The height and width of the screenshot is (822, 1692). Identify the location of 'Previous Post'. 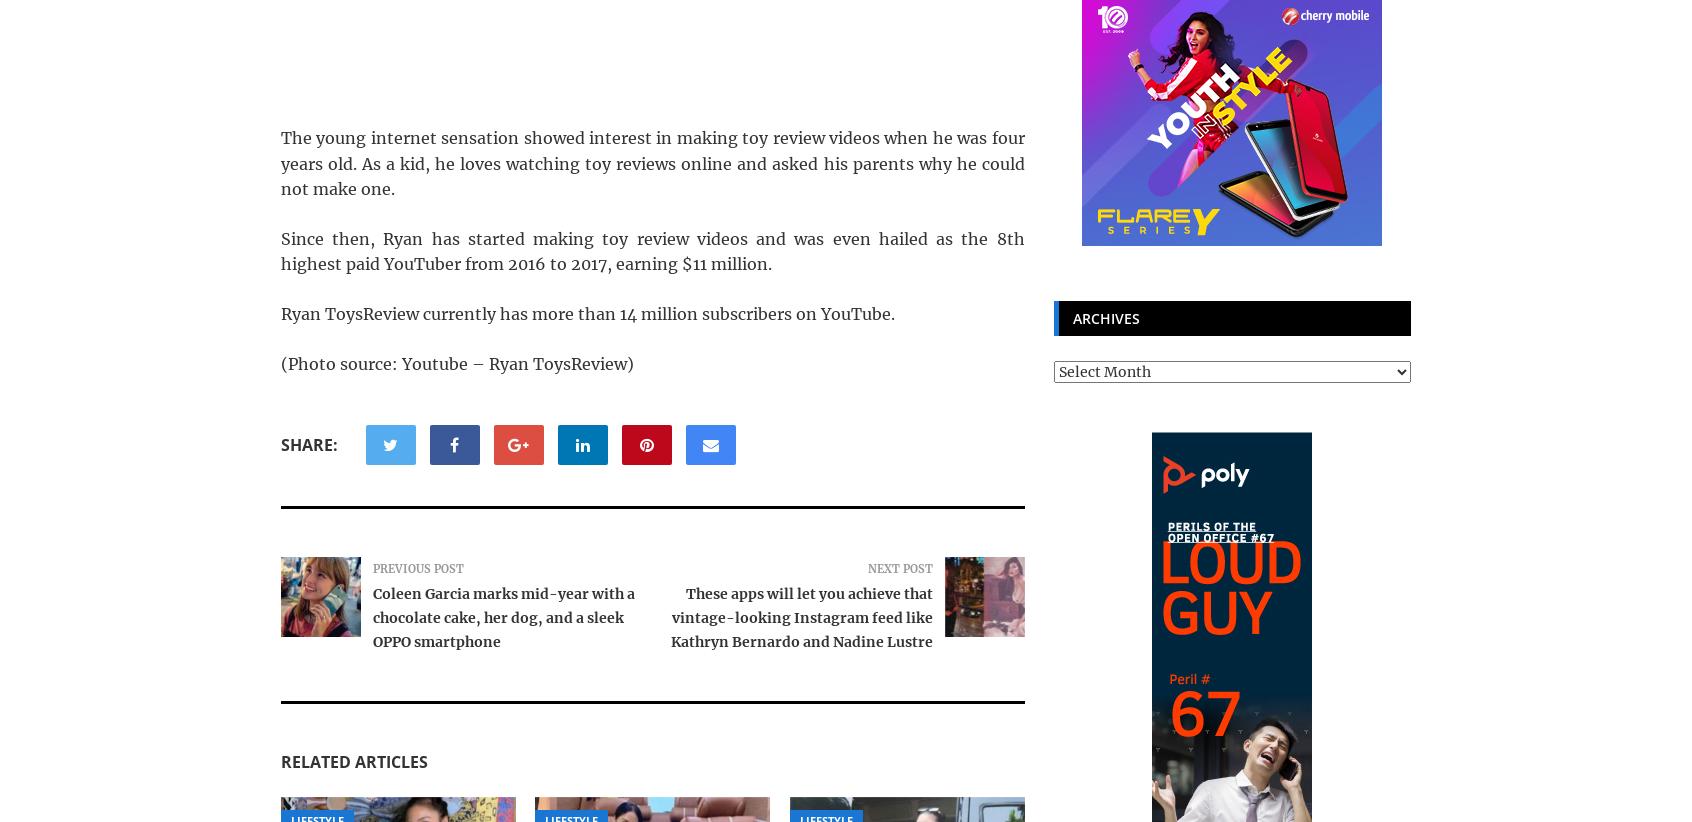
(418, 568).